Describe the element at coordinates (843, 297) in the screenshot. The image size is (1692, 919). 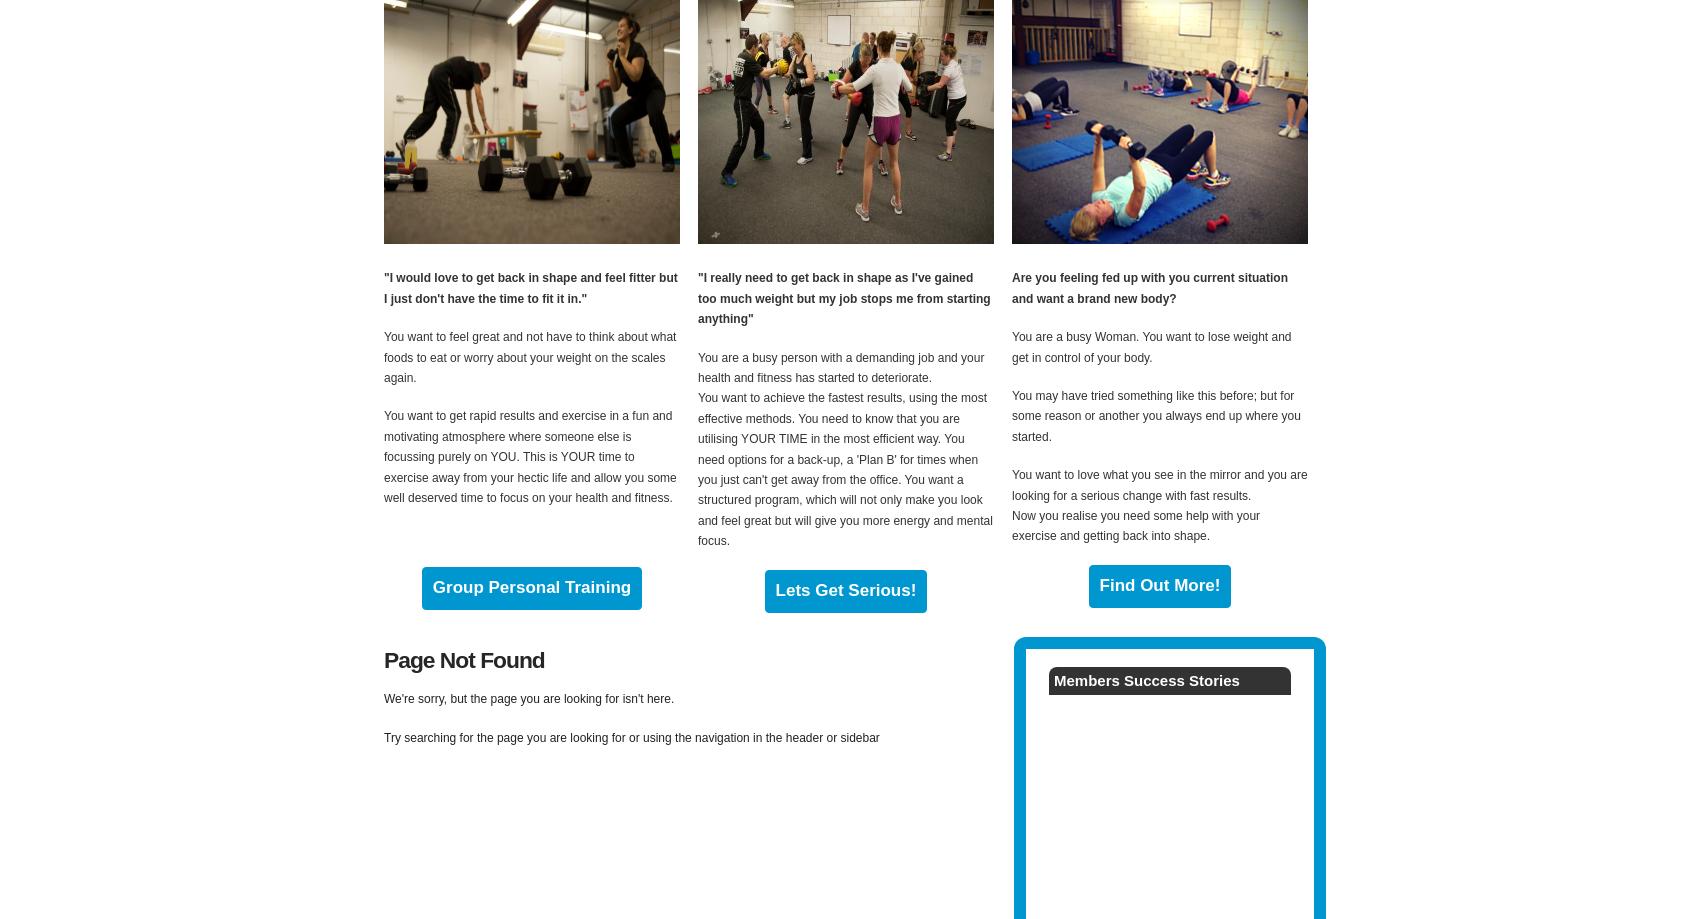
I see `'"I really need to get back in shape as I've gained too much weight but my job stops me from starting anything"'` at that location.